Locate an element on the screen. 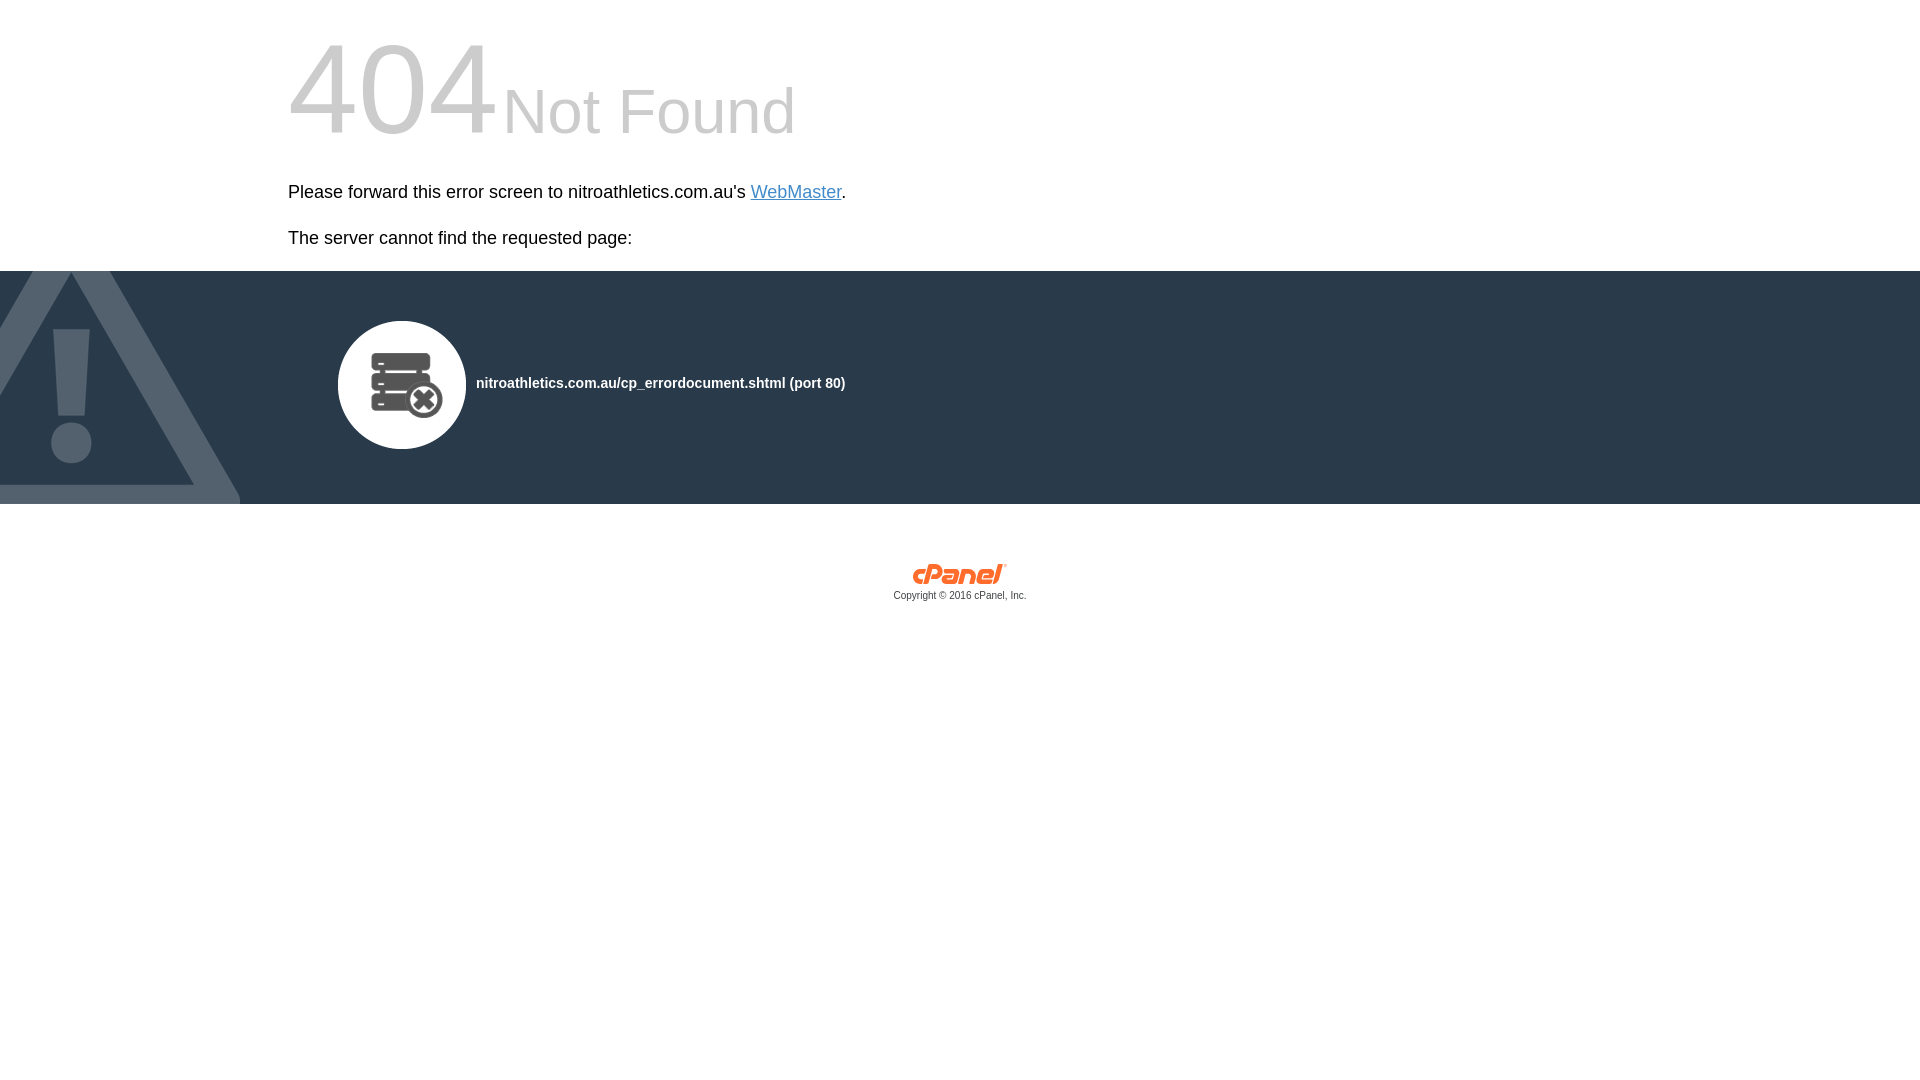 This screenshot has height=1080, width=1920. 'WebMaster' is located at coordinates (795, 192).